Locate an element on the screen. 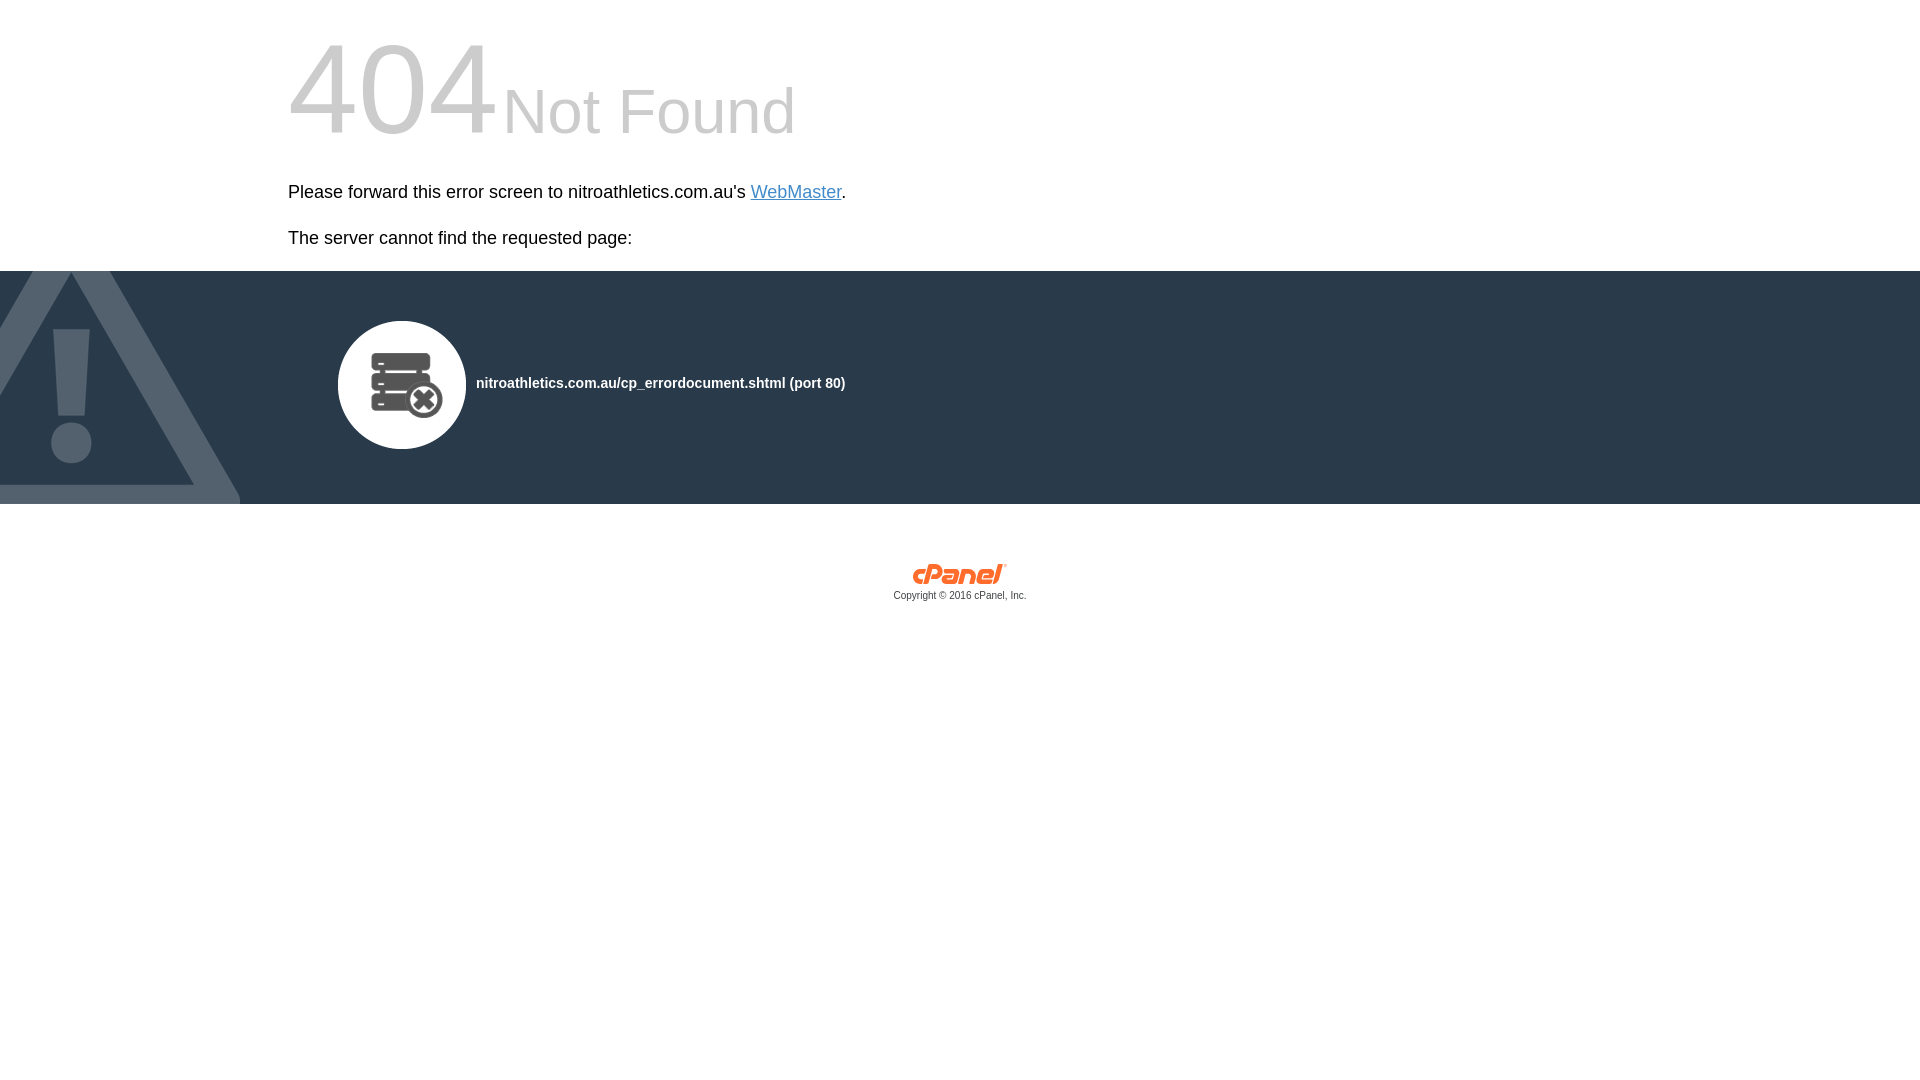 This screenshot has height=1080, width=1920. 'WebMaster' is located at coordinates (795, 192).